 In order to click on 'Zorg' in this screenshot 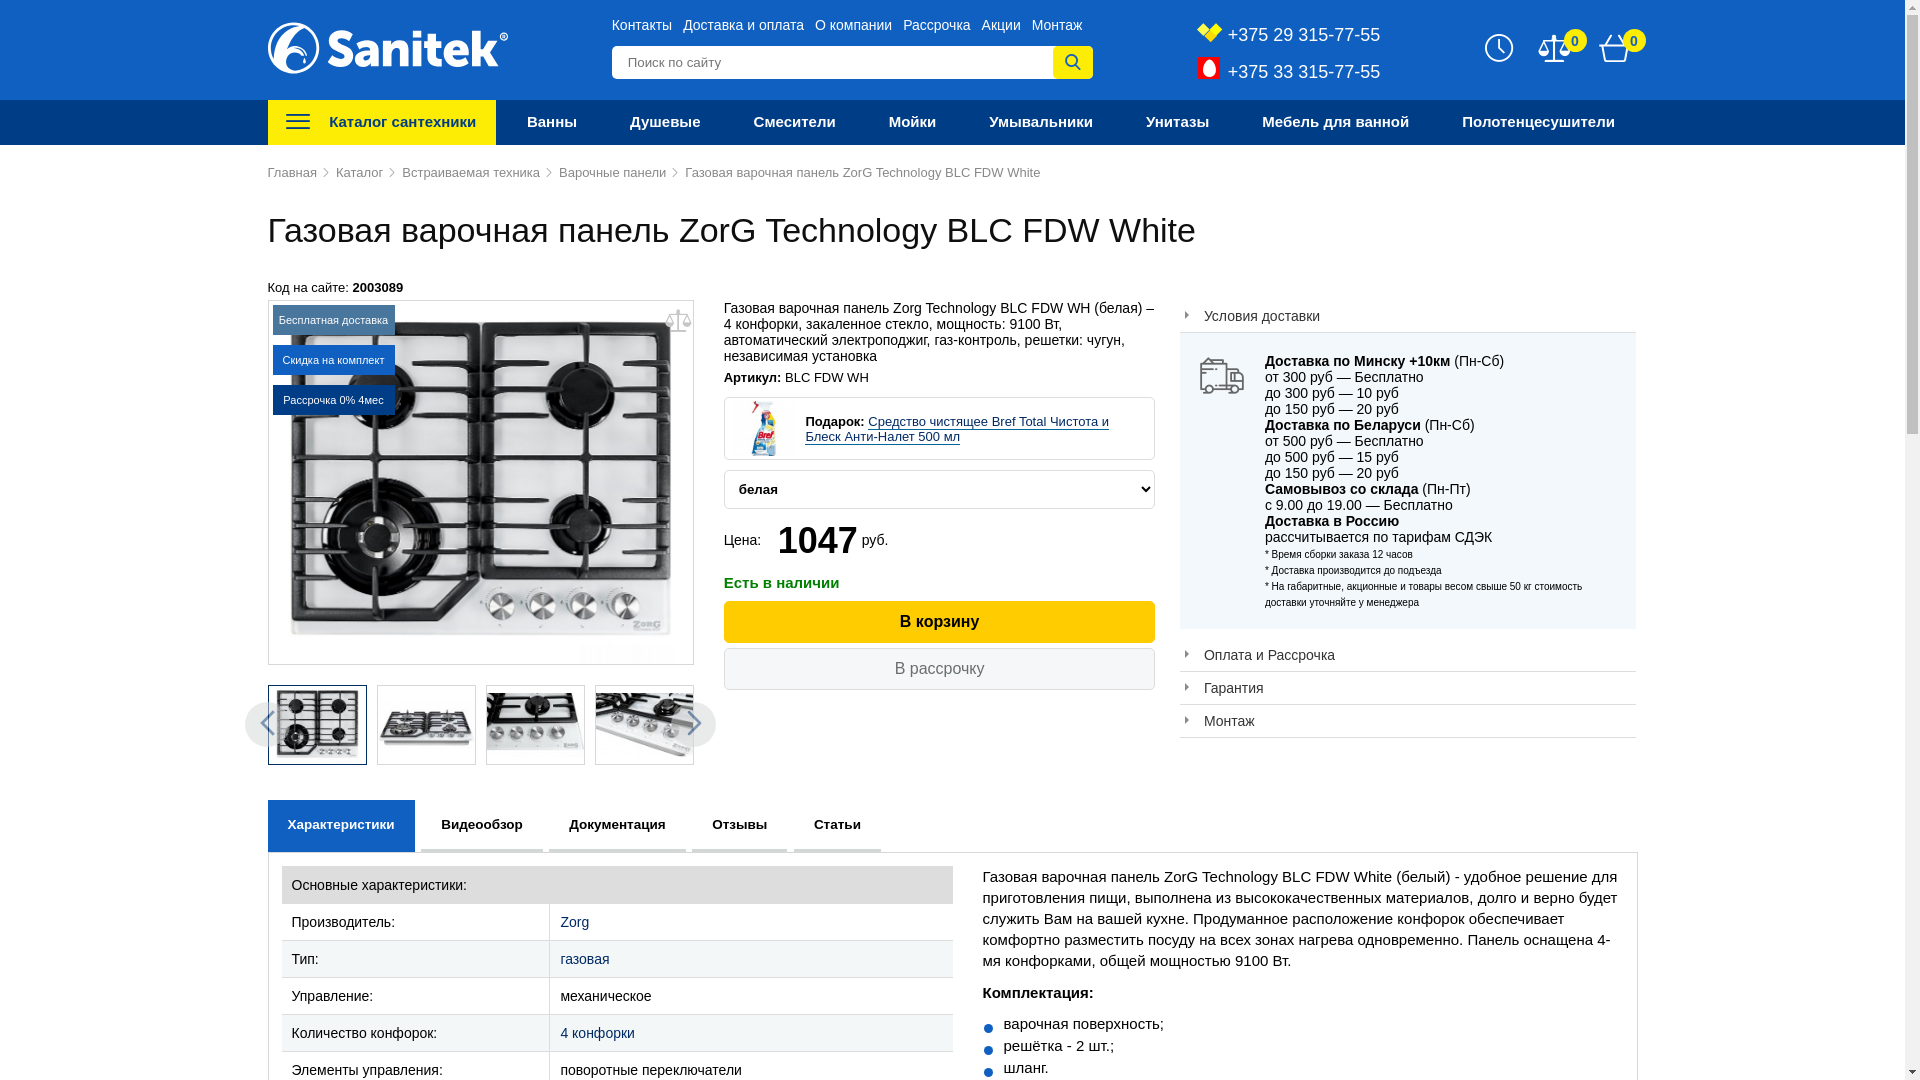, I will do `click(560, 921)`.